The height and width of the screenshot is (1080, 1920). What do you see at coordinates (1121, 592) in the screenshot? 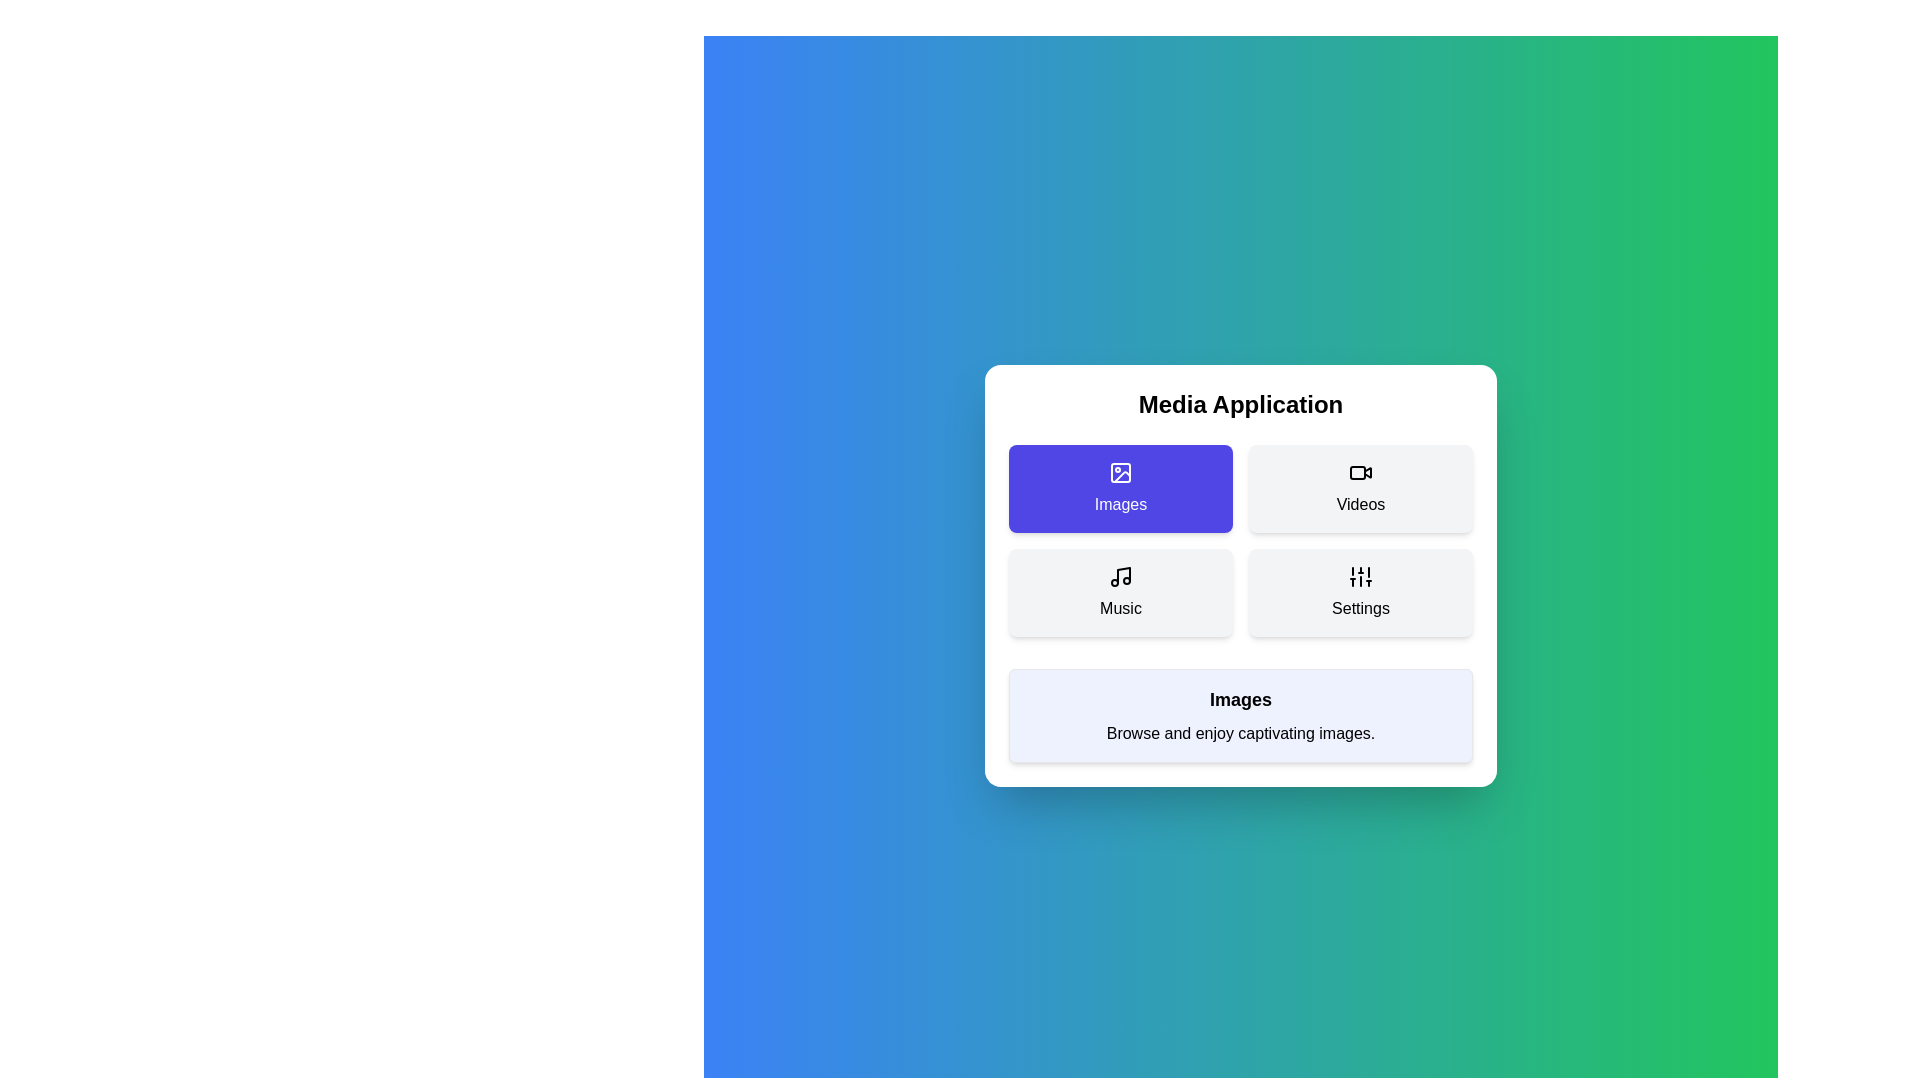
I see `the button corresponding to the menu item Music` at bounding box center [1121, 592].